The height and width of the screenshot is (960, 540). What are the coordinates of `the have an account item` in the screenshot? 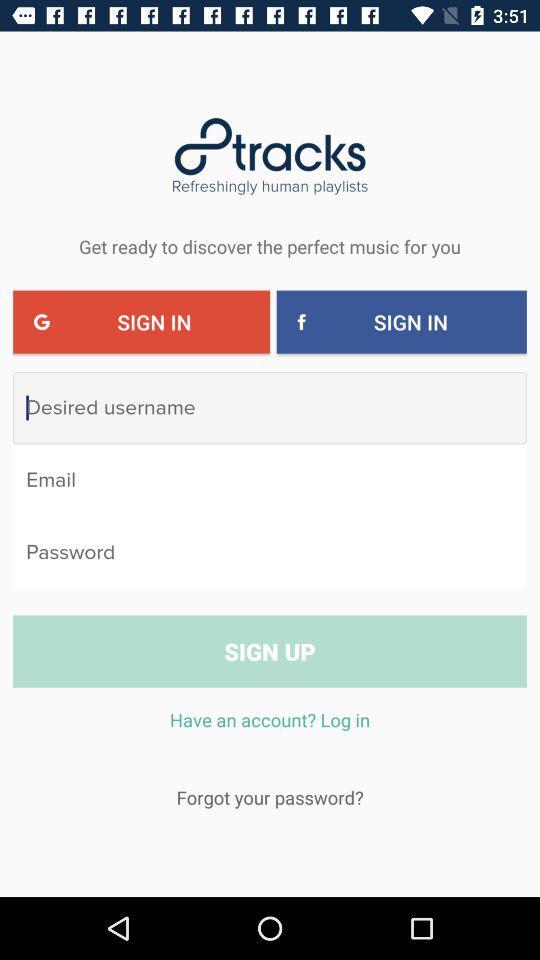 It's located at (270, 728).